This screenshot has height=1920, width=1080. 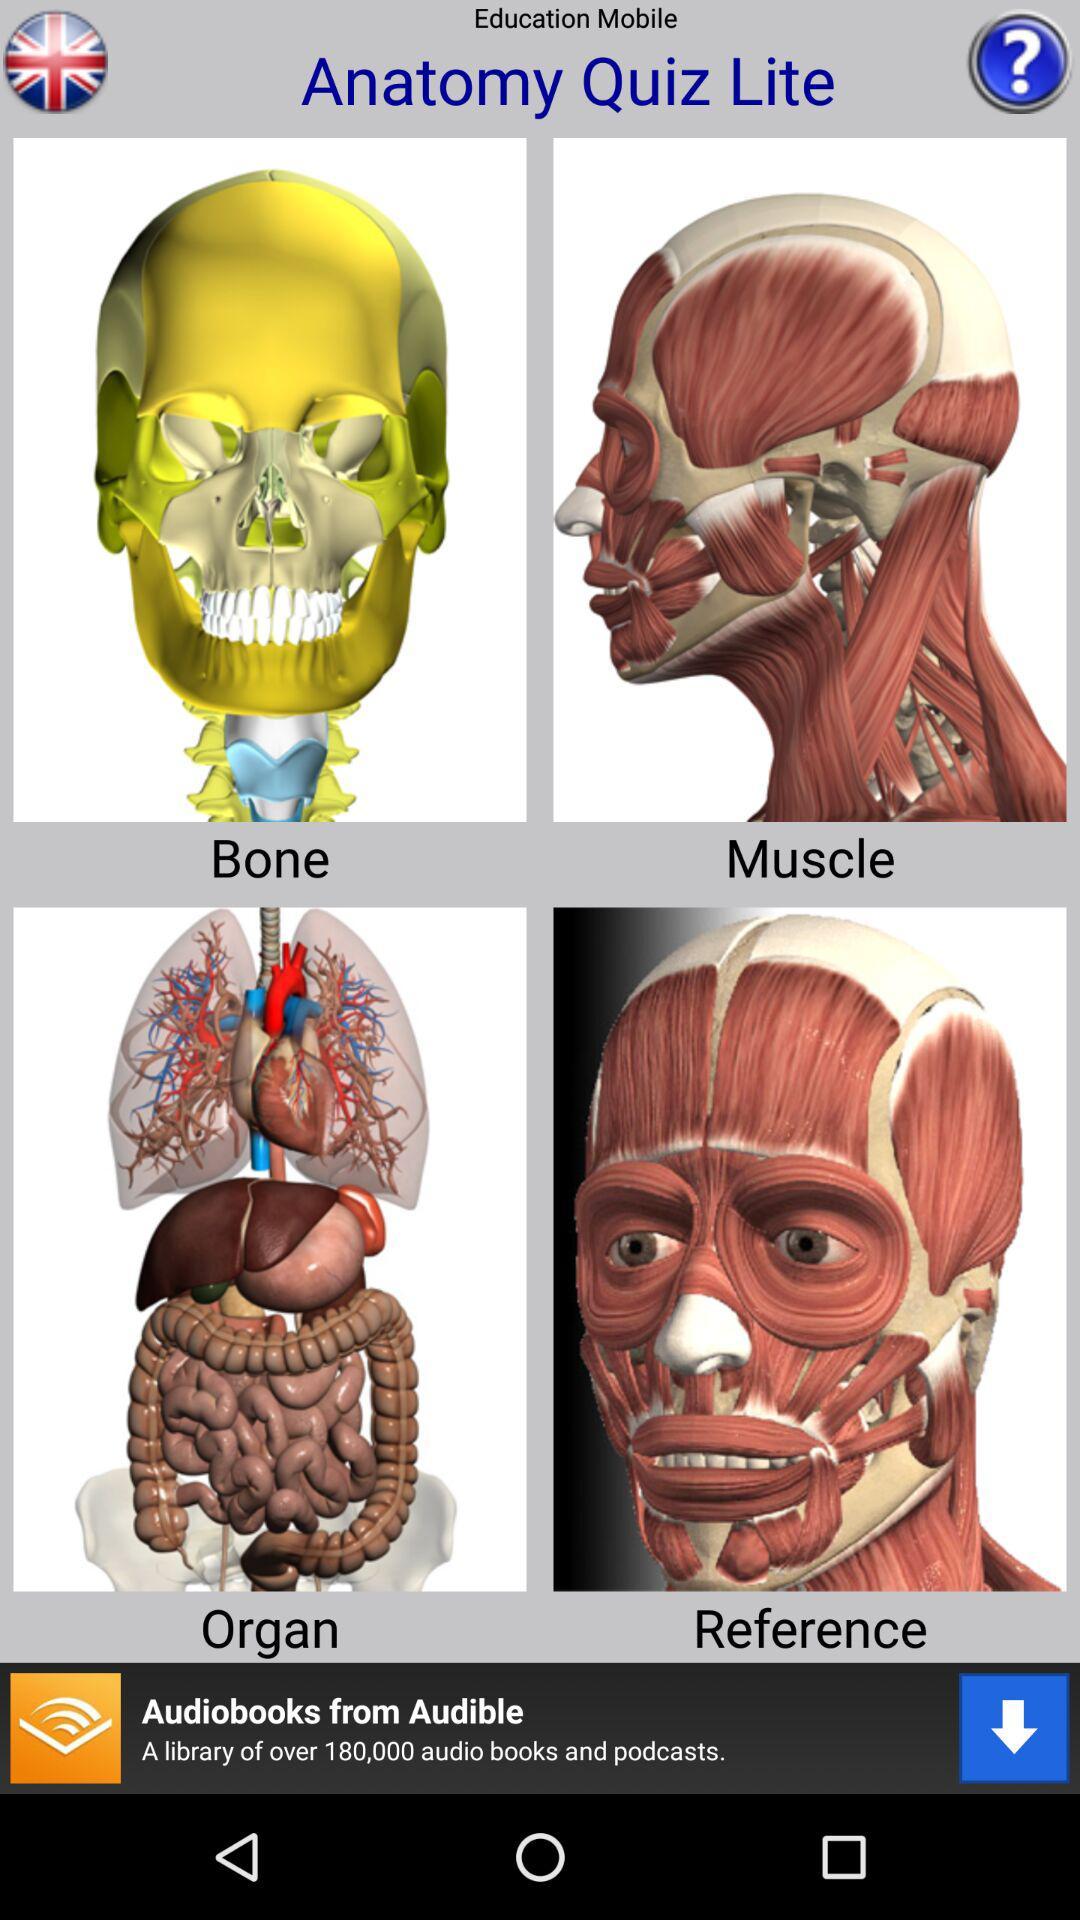 What do you see at coordinates (1020, 65) in the screenshot?
I see `the help icon` at bounding box center [1020, 65].